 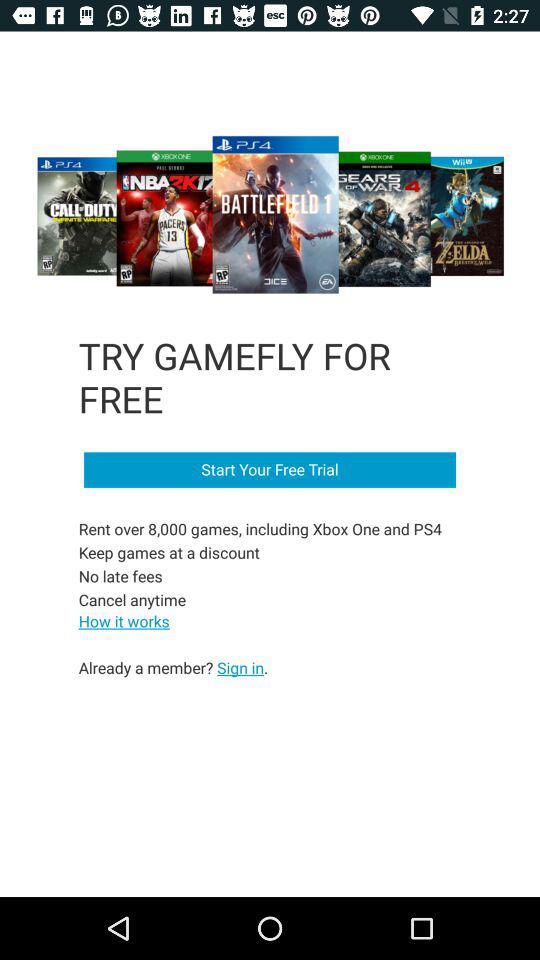 What do you see at coordinates (262, 564) in the screenshot?
I see `item below start your free` at bounding box center [262, 564].